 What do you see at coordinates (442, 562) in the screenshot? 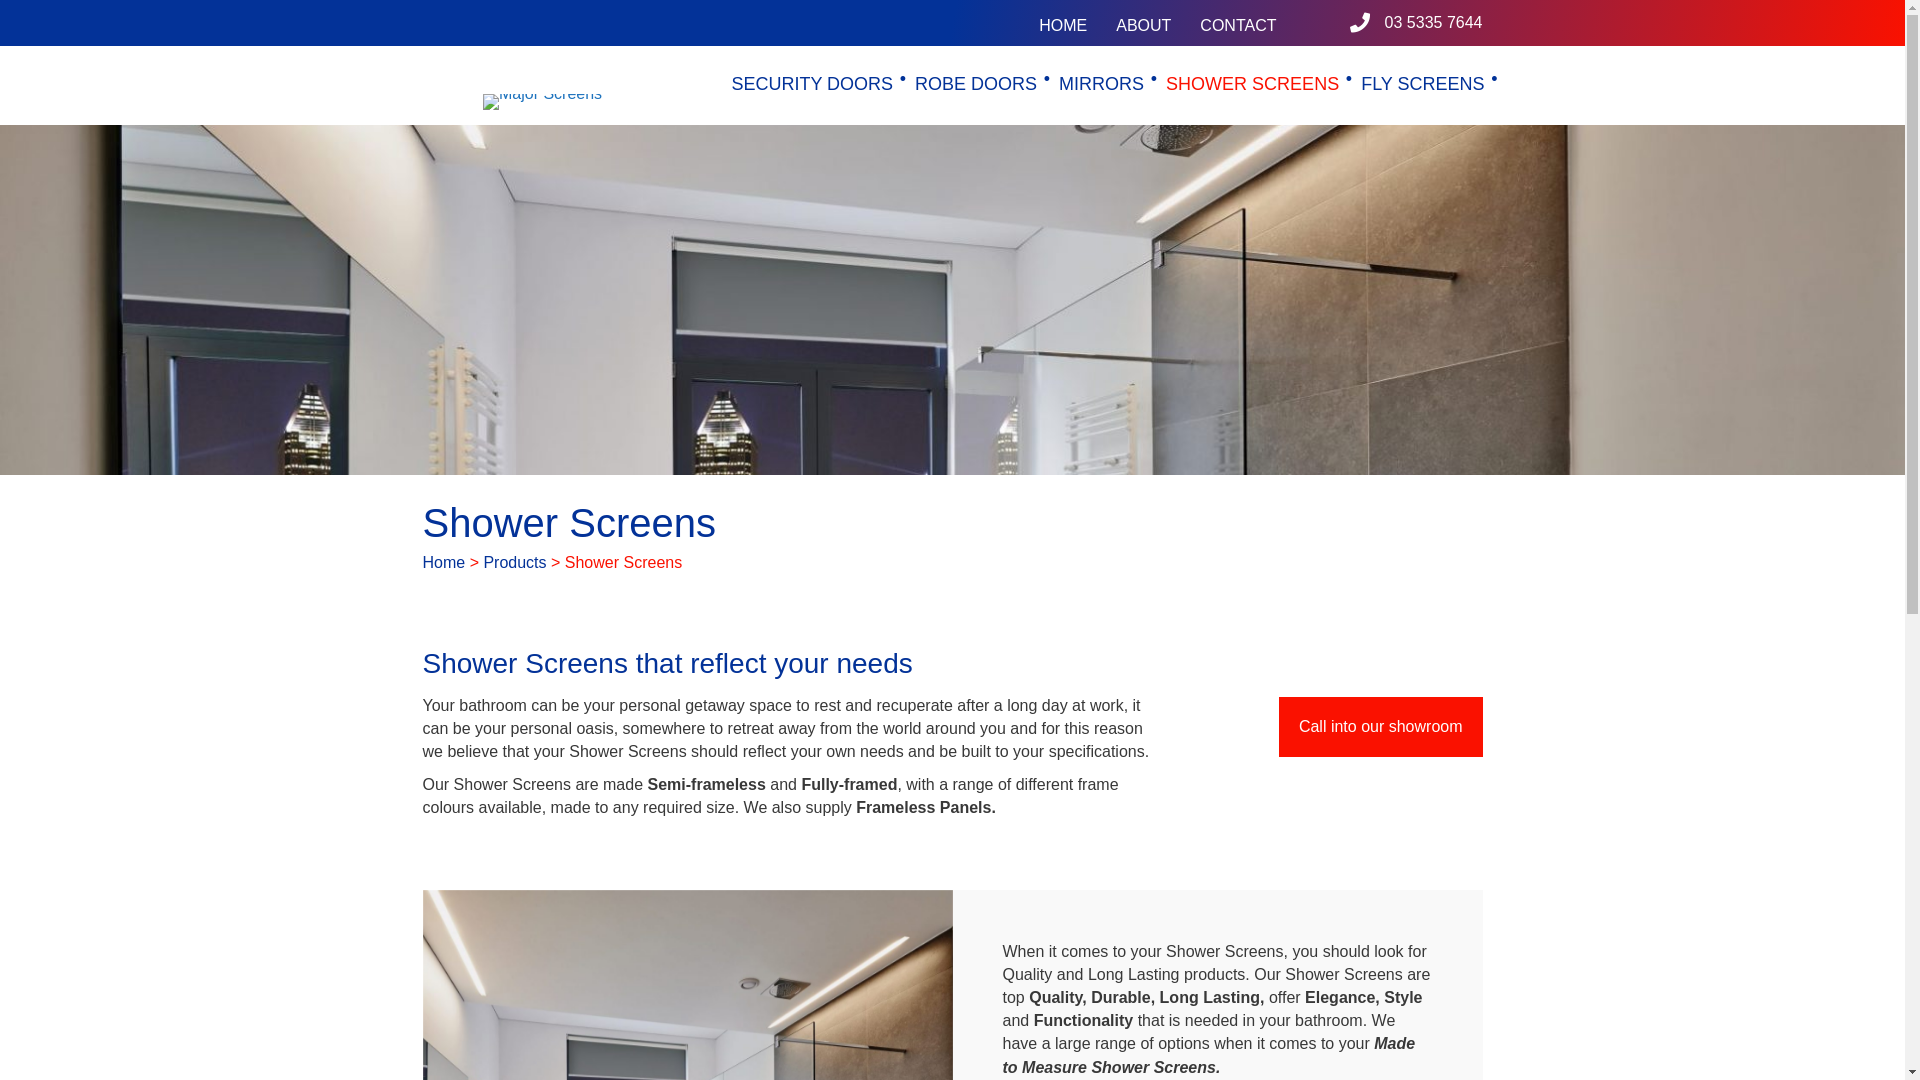
I see `'Home'` at bounding box center [442, 562].